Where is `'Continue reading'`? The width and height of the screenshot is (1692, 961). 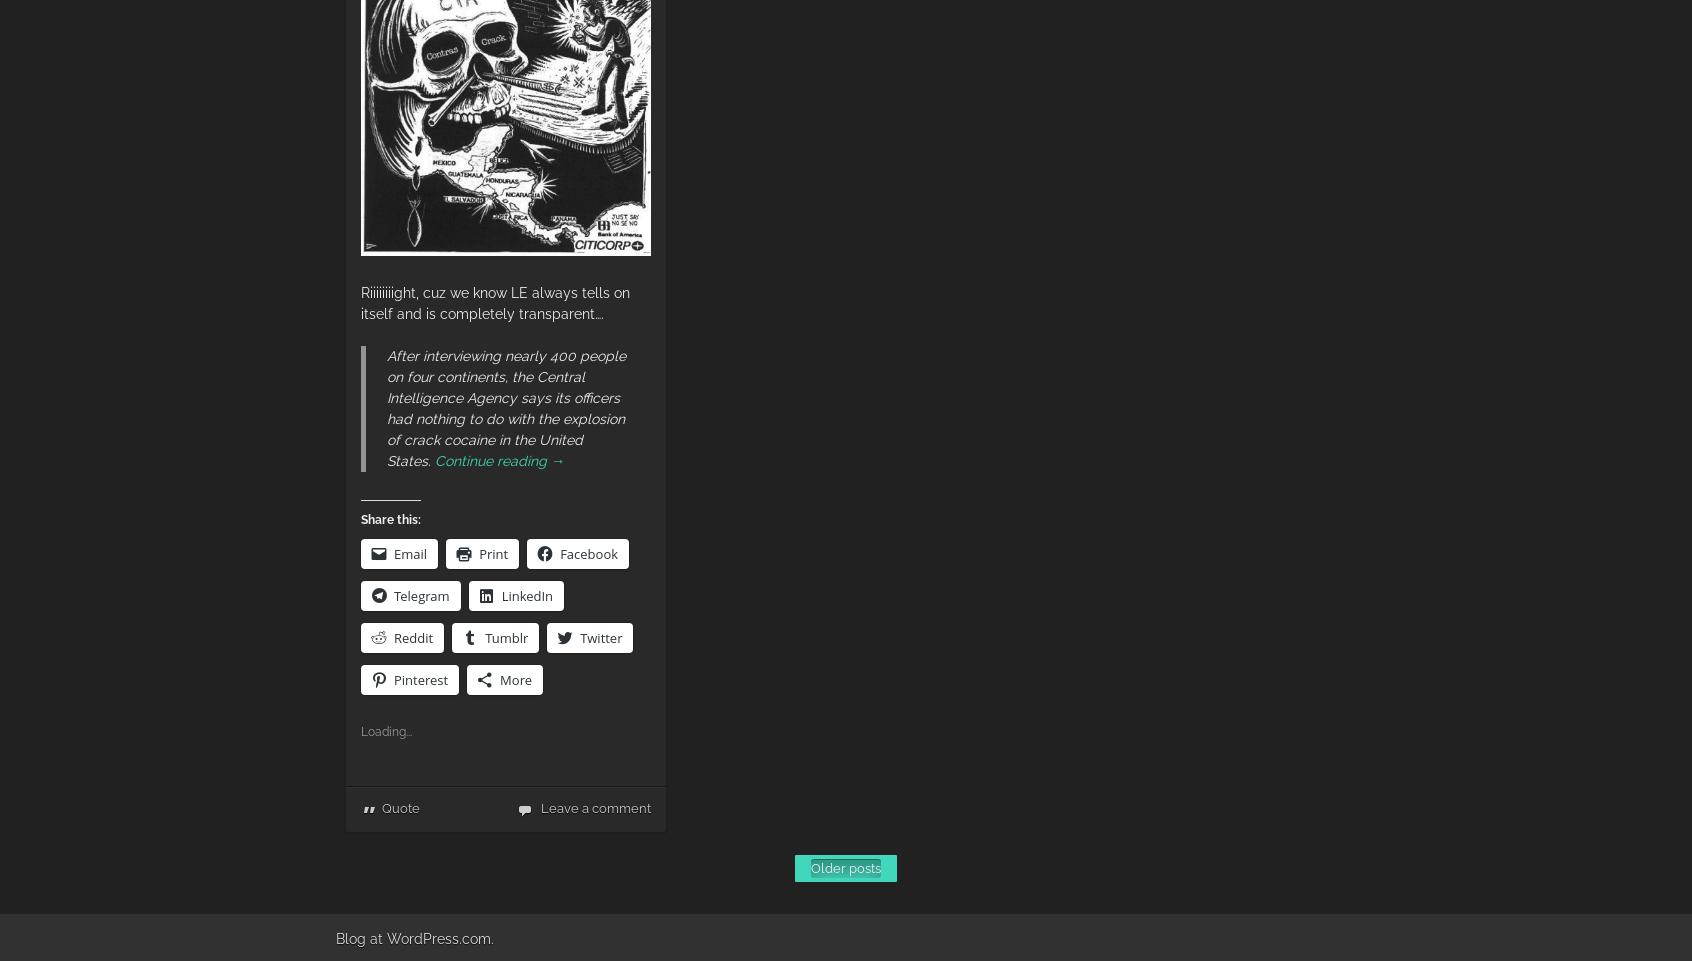 'Continue reading' is located at coordinates (492, 459).